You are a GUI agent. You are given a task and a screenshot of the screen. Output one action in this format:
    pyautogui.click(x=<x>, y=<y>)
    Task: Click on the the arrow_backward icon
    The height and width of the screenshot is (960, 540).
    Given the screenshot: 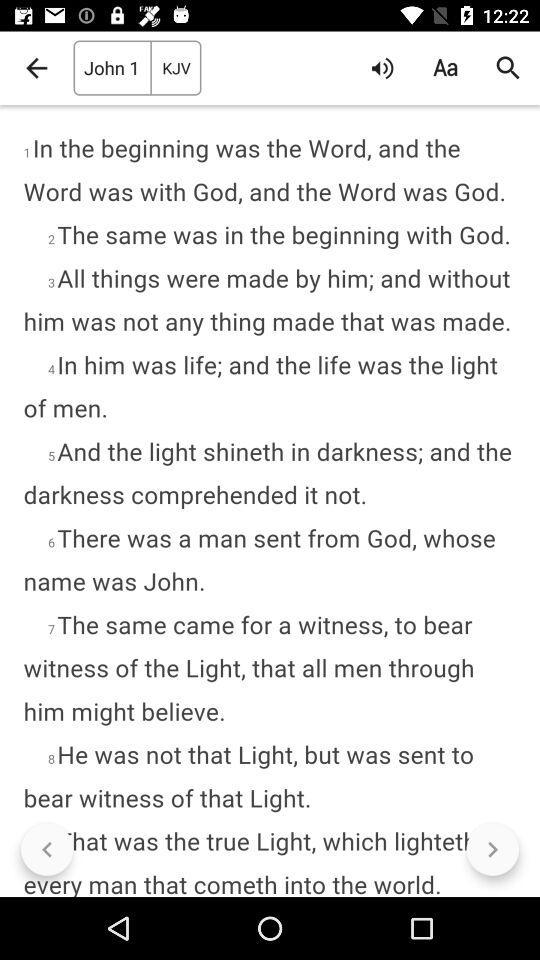 What is the action you would take?
    pyautogui.click(x=47, y=848)
    